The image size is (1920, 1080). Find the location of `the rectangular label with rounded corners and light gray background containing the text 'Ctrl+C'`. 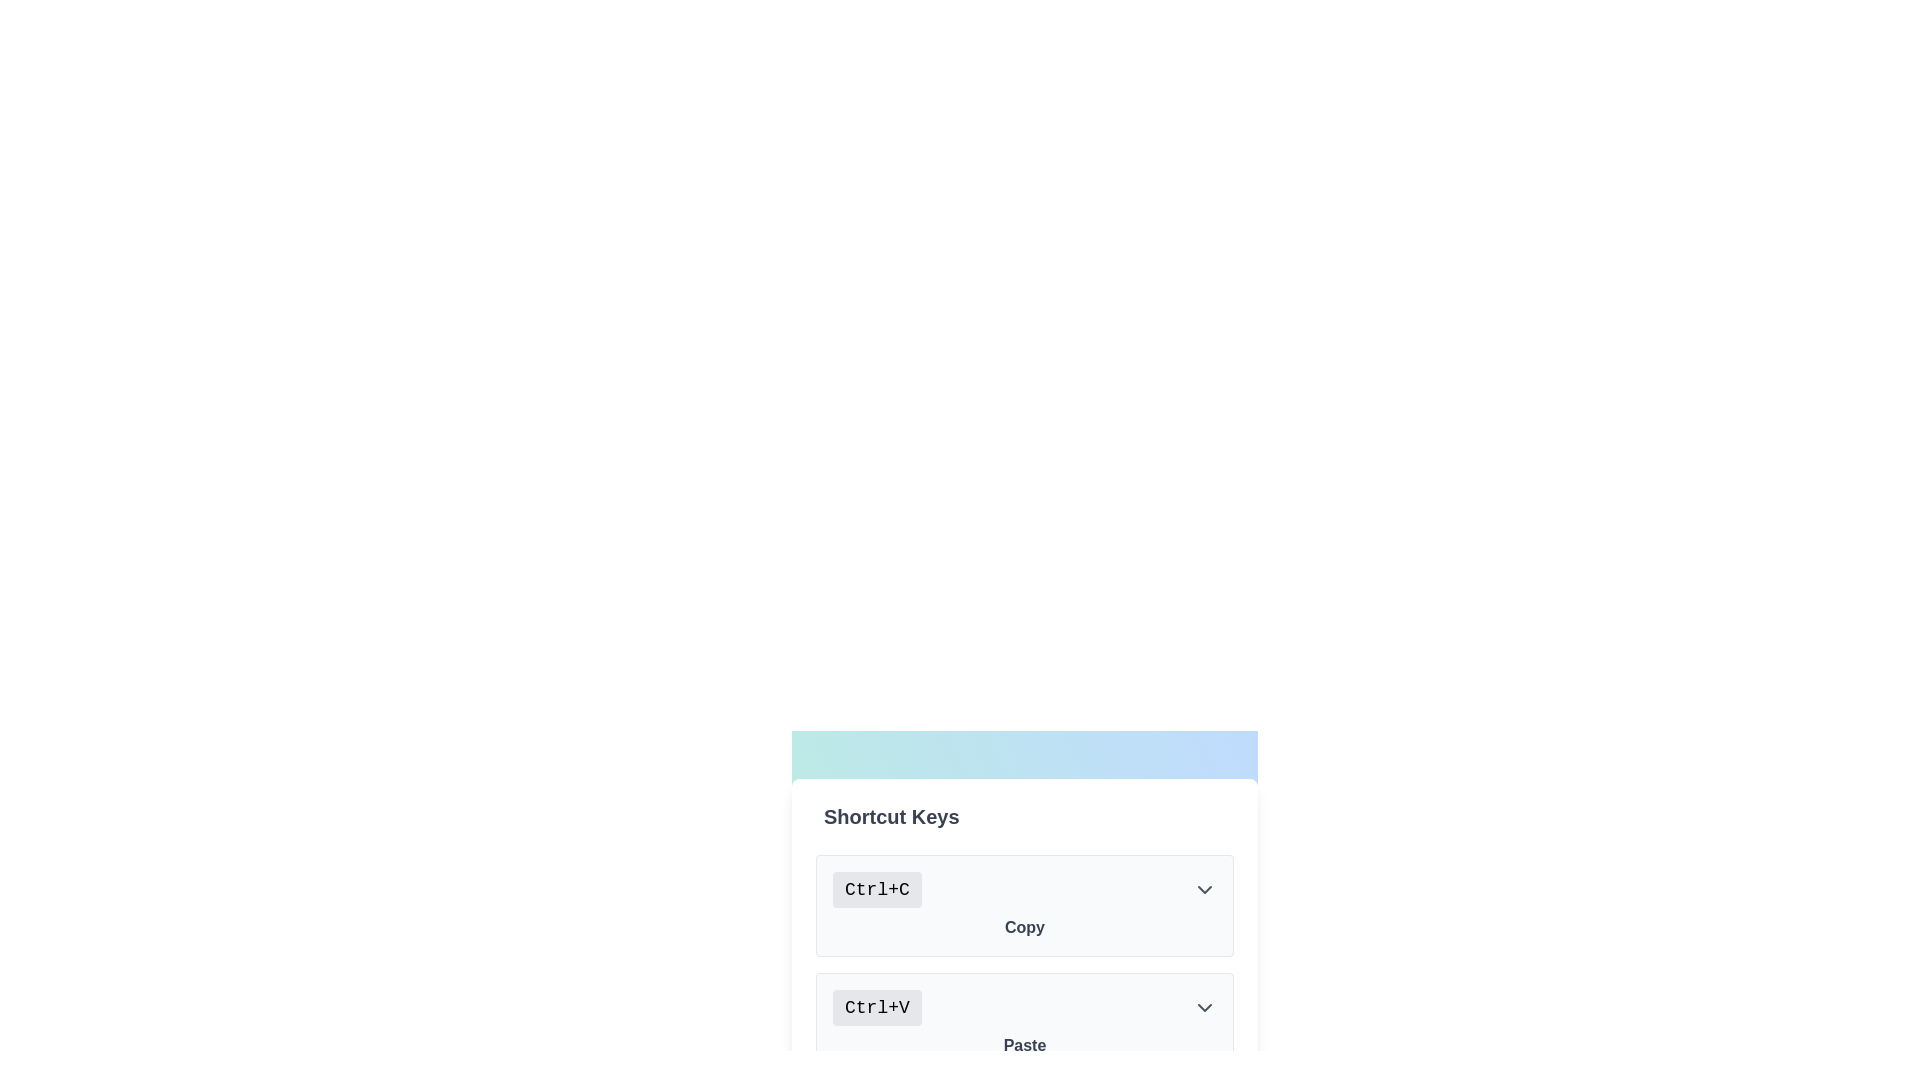

the rectangular label with rounded corners and light gray background containing the text 'Ctrl+C' is located at coordinates (877, 889).